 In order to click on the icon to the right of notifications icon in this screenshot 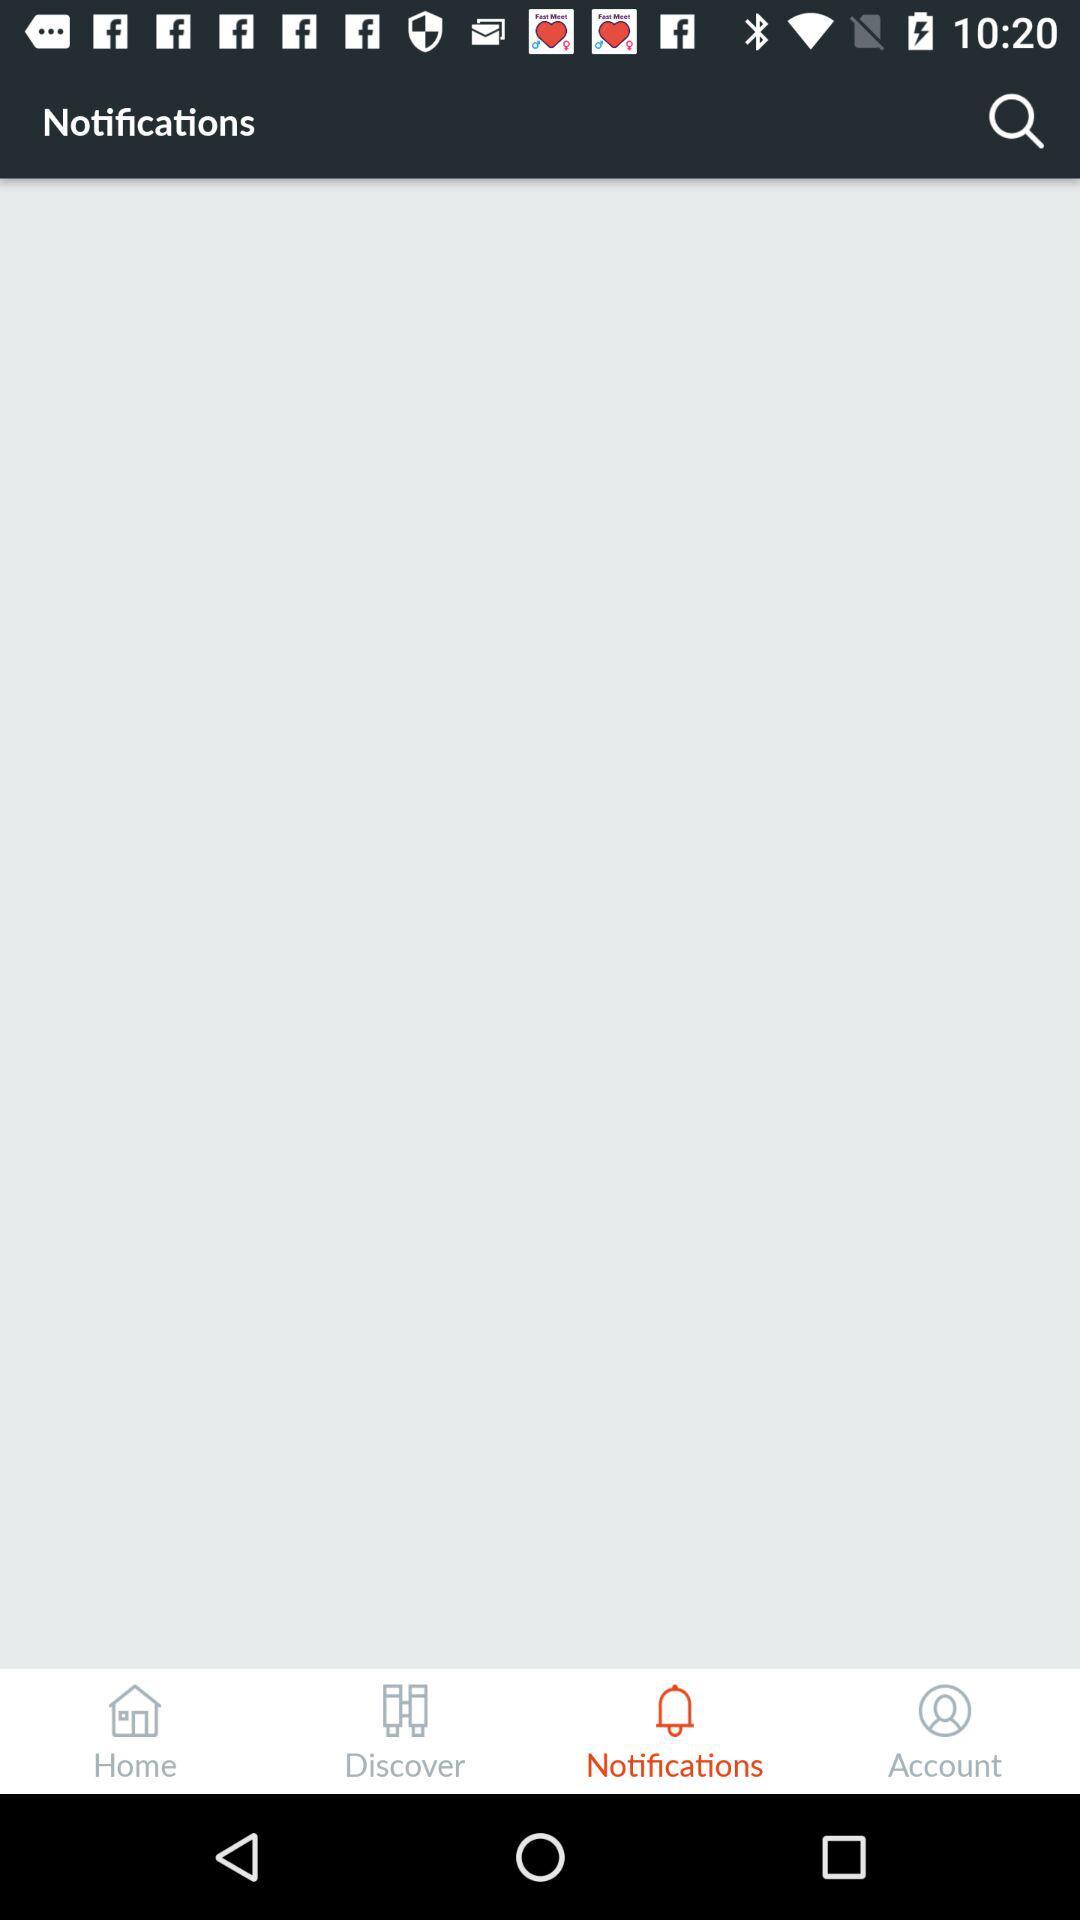, I will do `click(1017, 119)`.